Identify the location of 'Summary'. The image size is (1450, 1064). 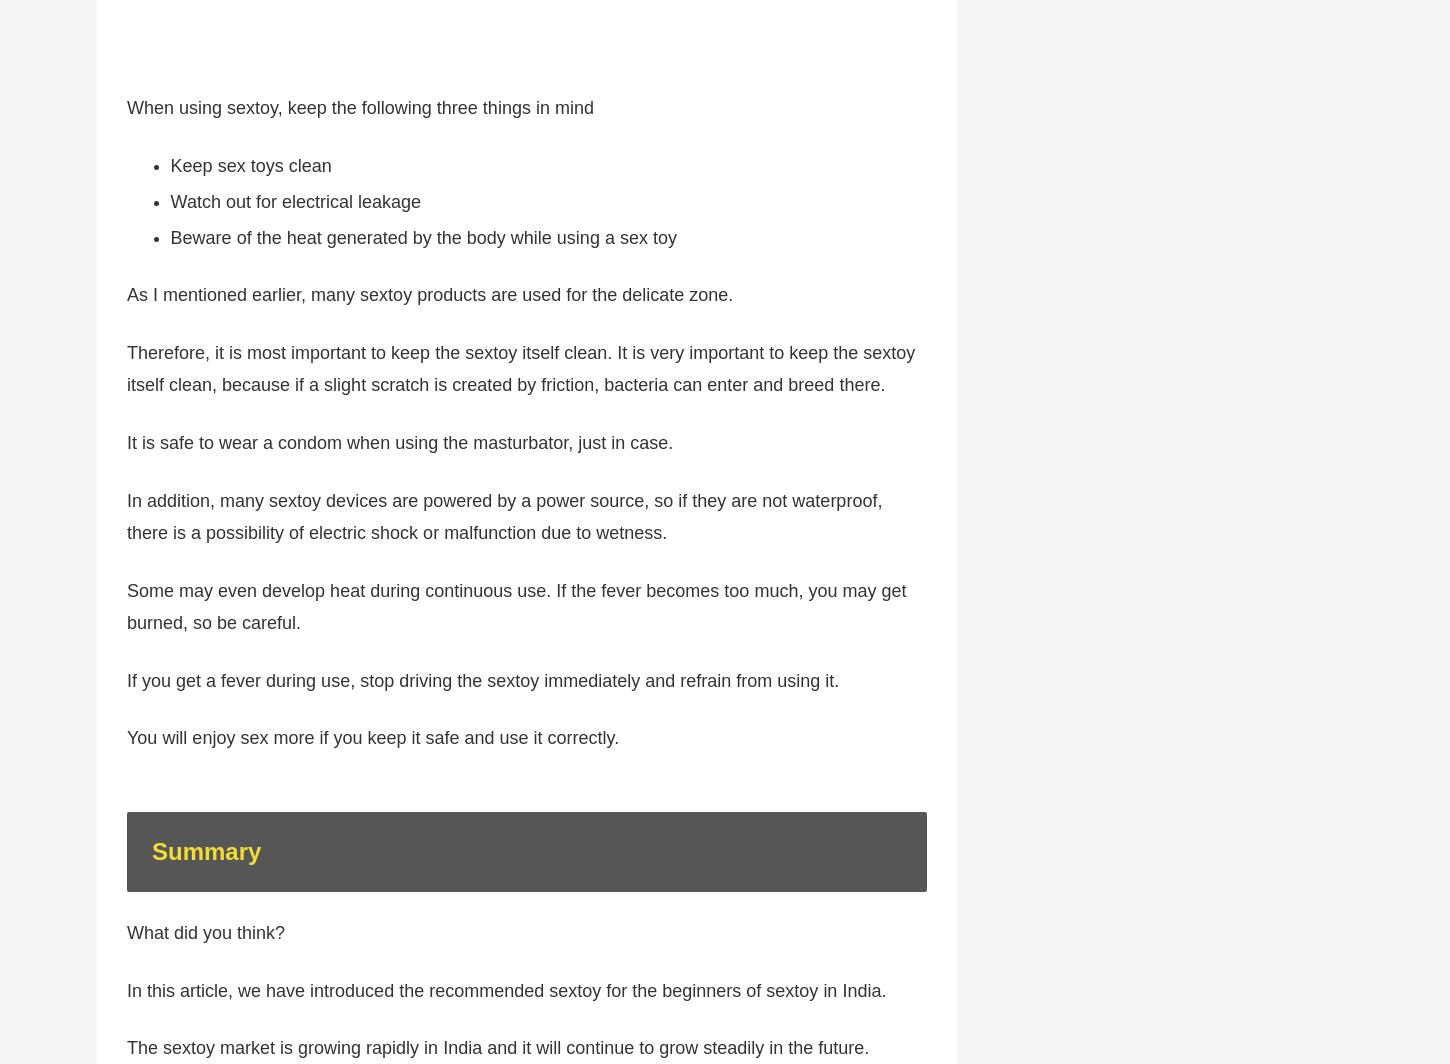
(150, 862).